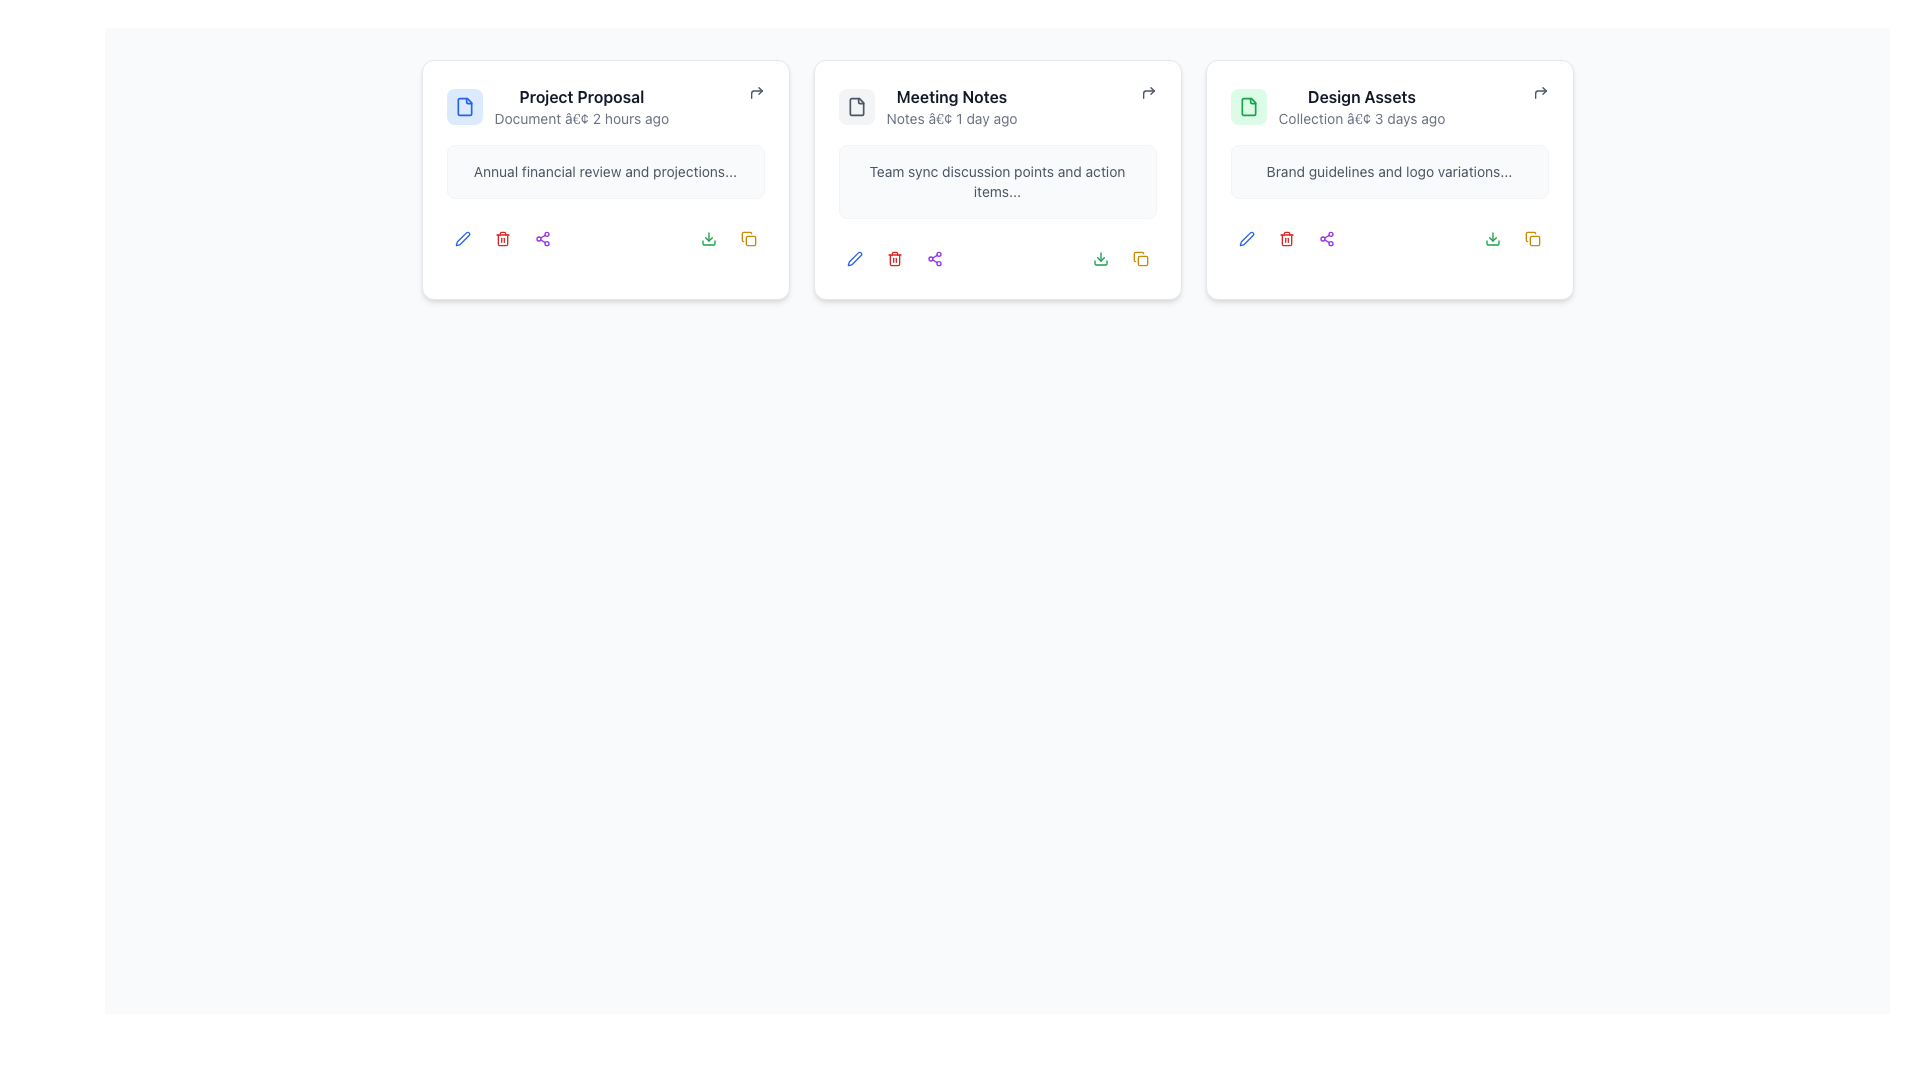 The width and height of the screenshot is (1920, 1080). What do you see at coordinates (1148, 92) in the screenshot?
I see `the return icon located at the top-right corner of the 'Meeting Notes' card` at bounding box center [1148, 92].